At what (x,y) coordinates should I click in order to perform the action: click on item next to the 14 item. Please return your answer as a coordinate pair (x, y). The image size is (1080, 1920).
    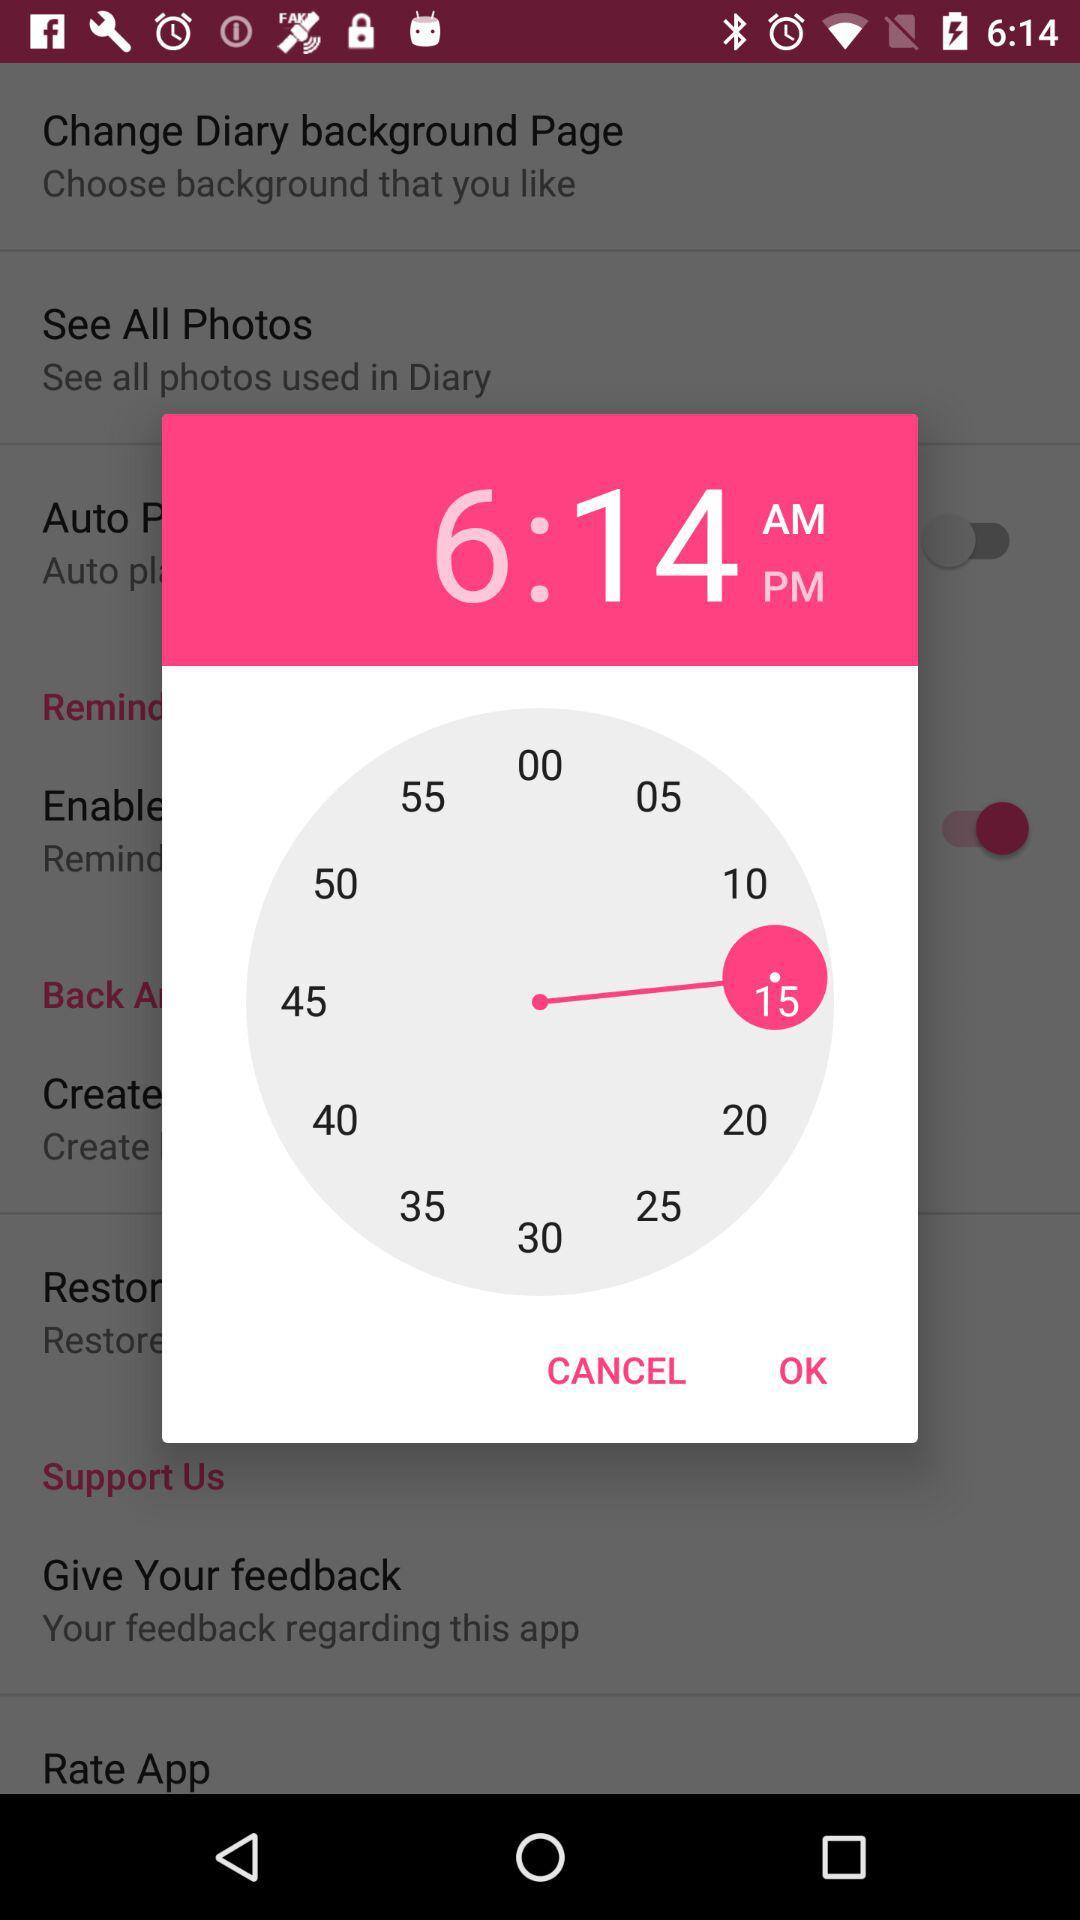
    Looking at the image, I should click on (792, 578).